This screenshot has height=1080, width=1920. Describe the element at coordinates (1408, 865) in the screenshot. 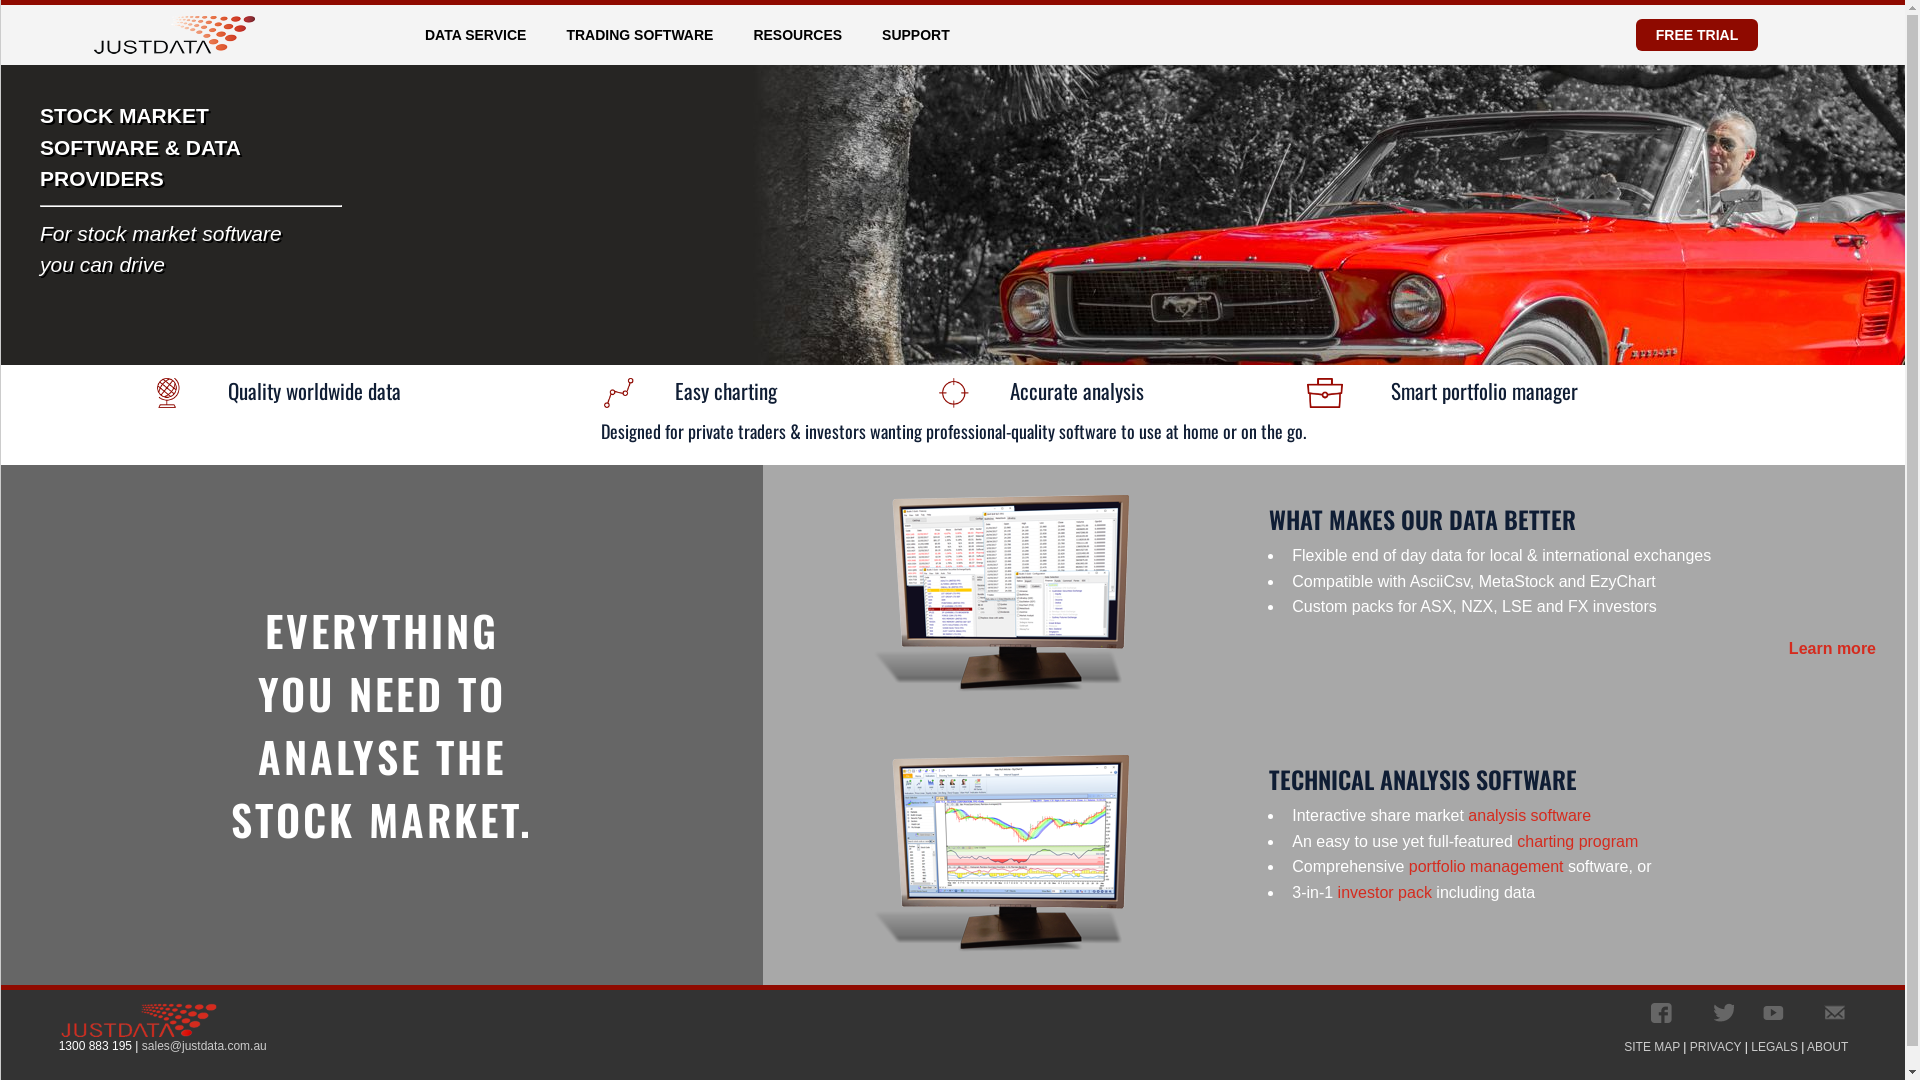

I see `'portfolio management'` at that location.